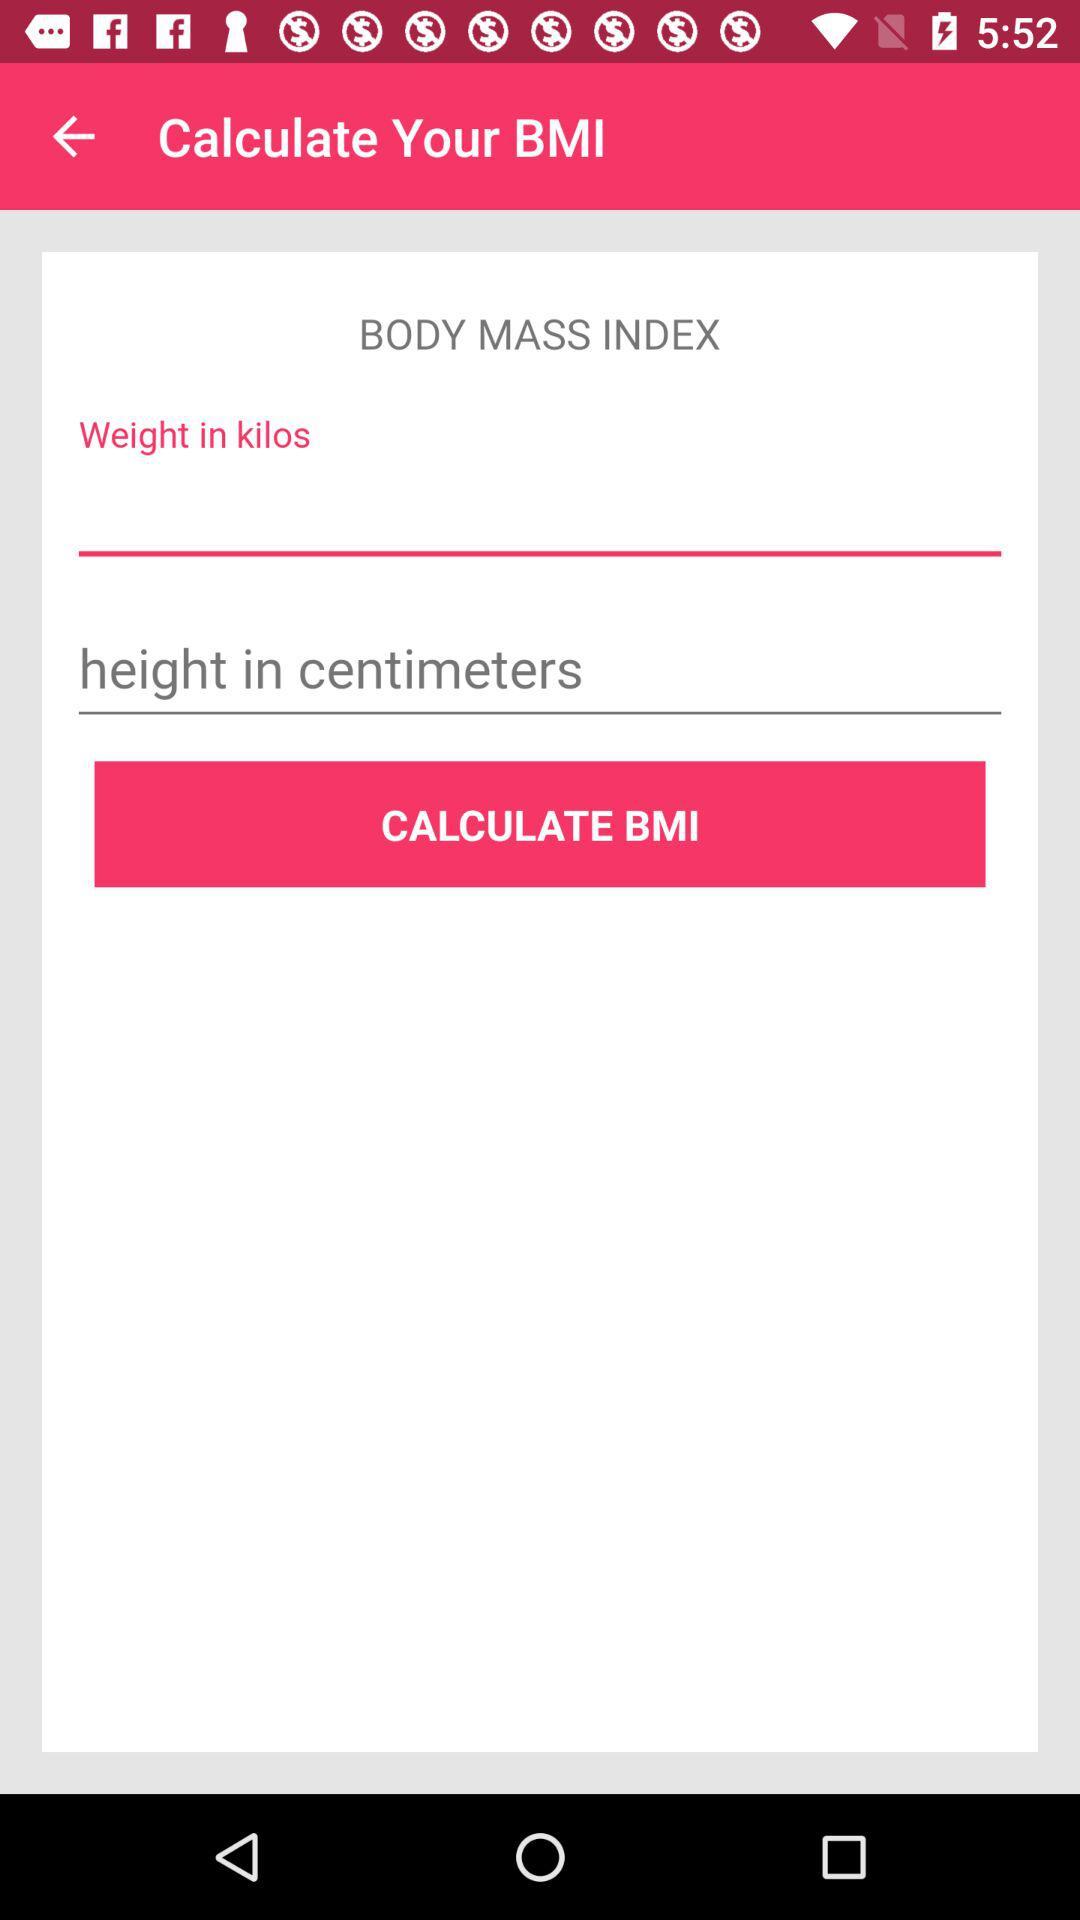  I want to click on text box, so click(540, 671).